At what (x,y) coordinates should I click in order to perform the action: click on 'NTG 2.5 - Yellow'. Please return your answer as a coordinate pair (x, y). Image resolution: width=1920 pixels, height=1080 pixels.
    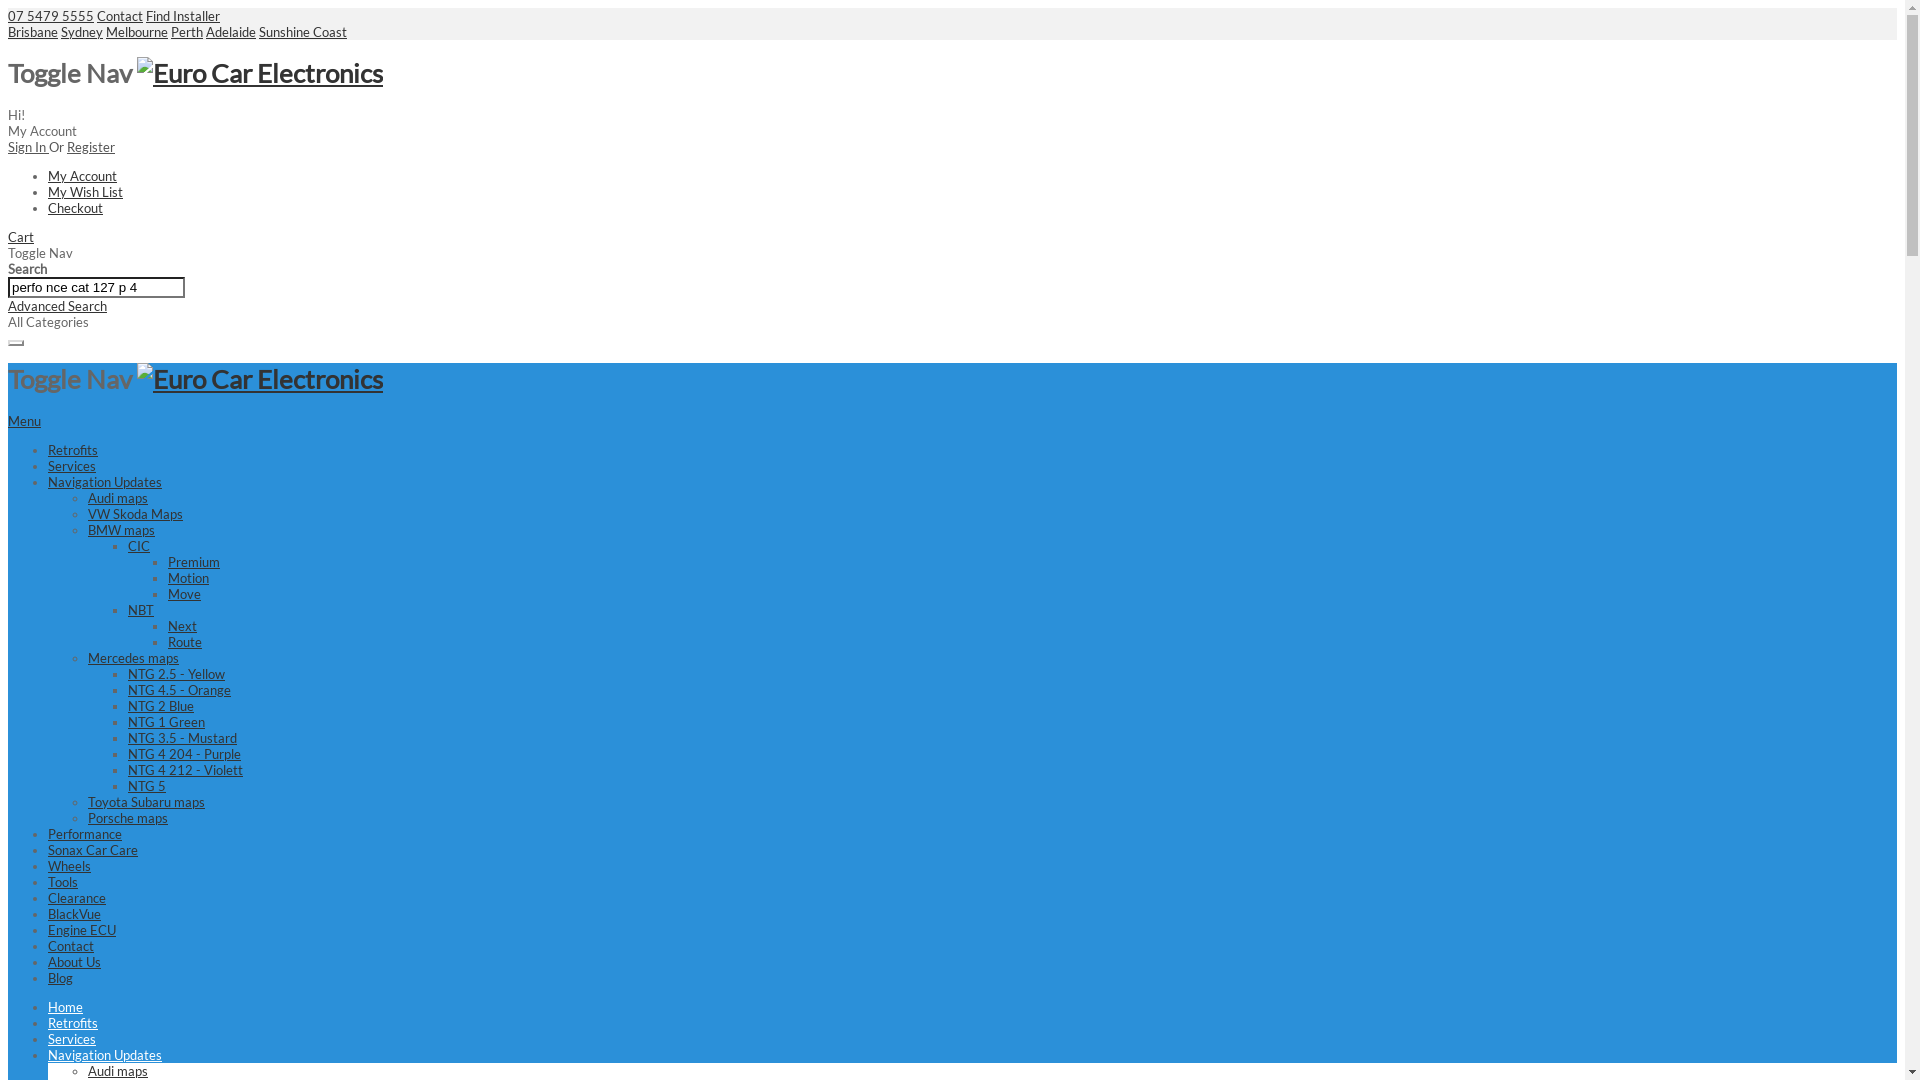
    Looking at the image, I should click on (176, 674).